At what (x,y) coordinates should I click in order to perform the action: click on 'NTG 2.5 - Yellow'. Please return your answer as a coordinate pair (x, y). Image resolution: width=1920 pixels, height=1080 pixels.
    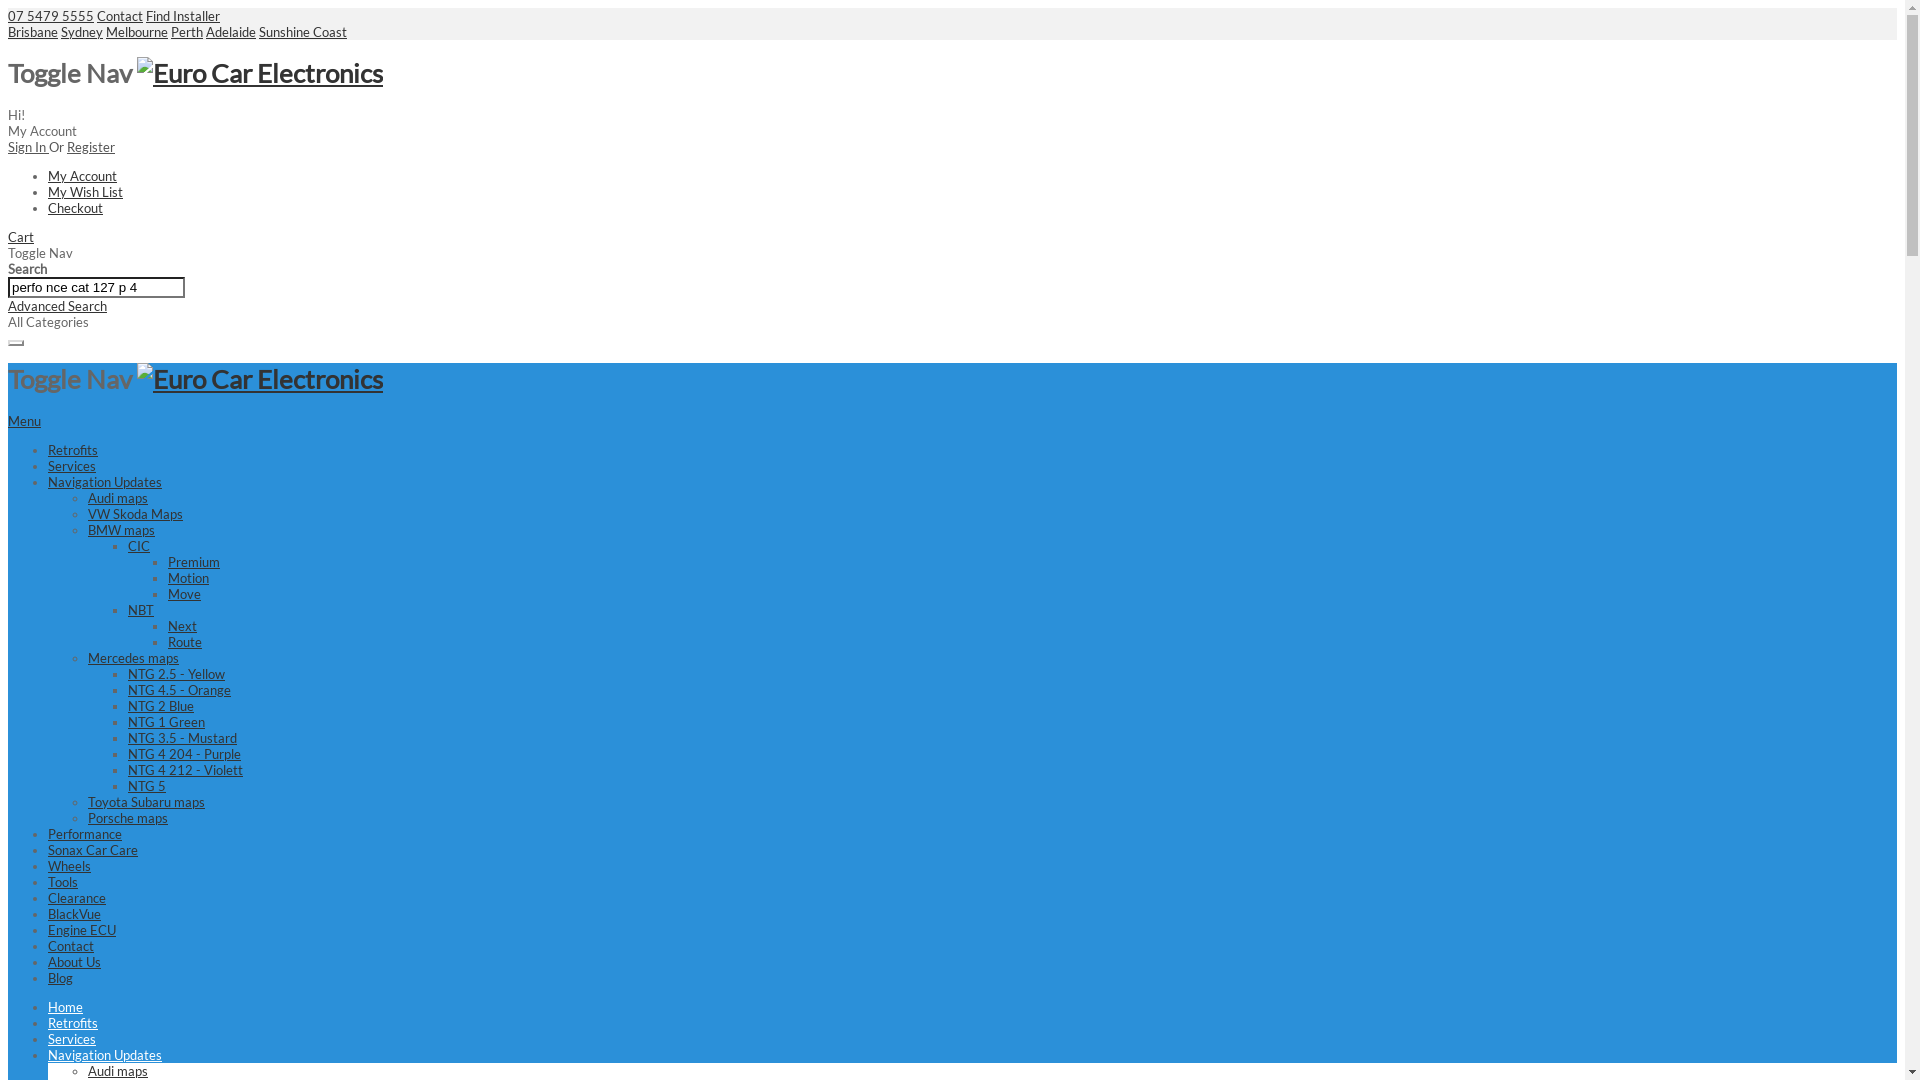
    Looking at the image, I should click on (176, 674).